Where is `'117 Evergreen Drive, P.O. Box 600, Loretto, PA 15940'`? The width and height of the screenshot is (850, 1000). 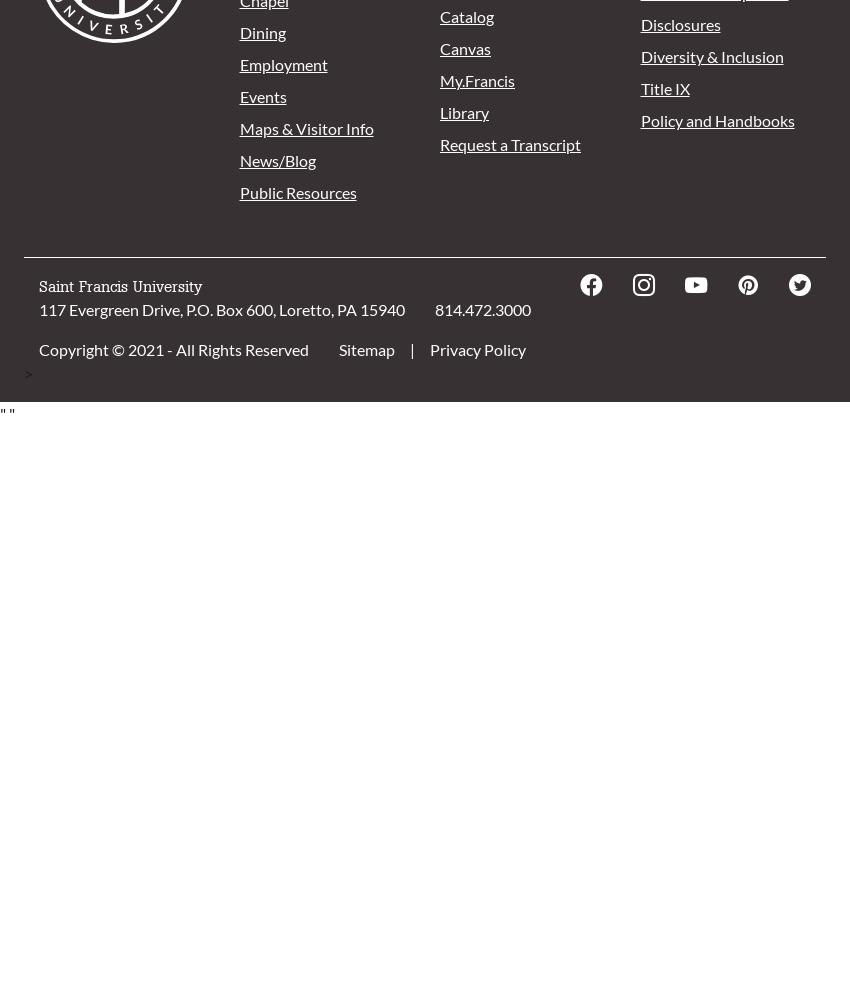
'117 Evergreen Drive, P.O. Box 600, Loretto, PA 15940' is located at coordinates (38, 309).